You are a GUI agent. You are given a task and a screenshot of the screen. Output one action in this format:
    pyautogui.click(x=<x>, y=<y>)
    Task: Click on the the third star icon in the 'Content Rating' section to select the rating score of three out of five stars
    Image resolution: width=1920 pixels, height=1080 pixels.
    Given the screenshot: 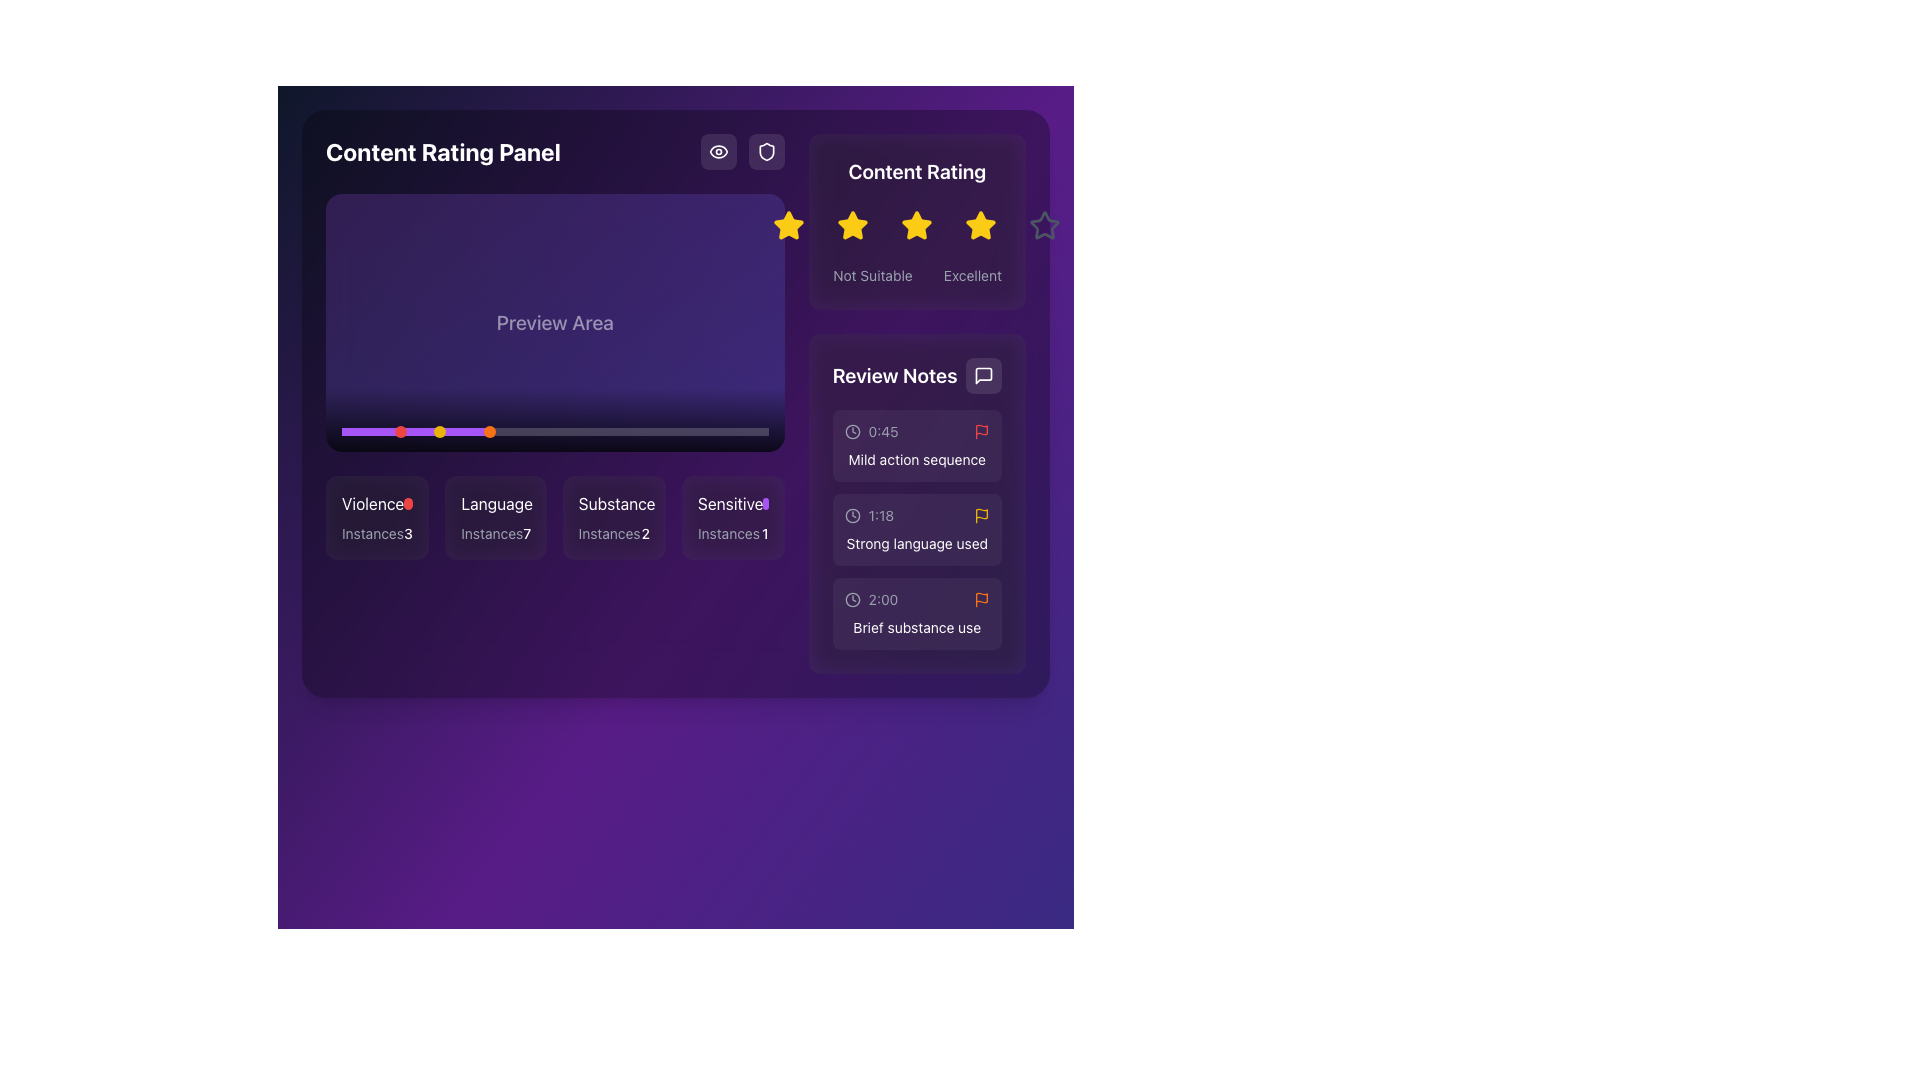 What is the action you would take?
    pyautogui.click(x=916, y=225)
    